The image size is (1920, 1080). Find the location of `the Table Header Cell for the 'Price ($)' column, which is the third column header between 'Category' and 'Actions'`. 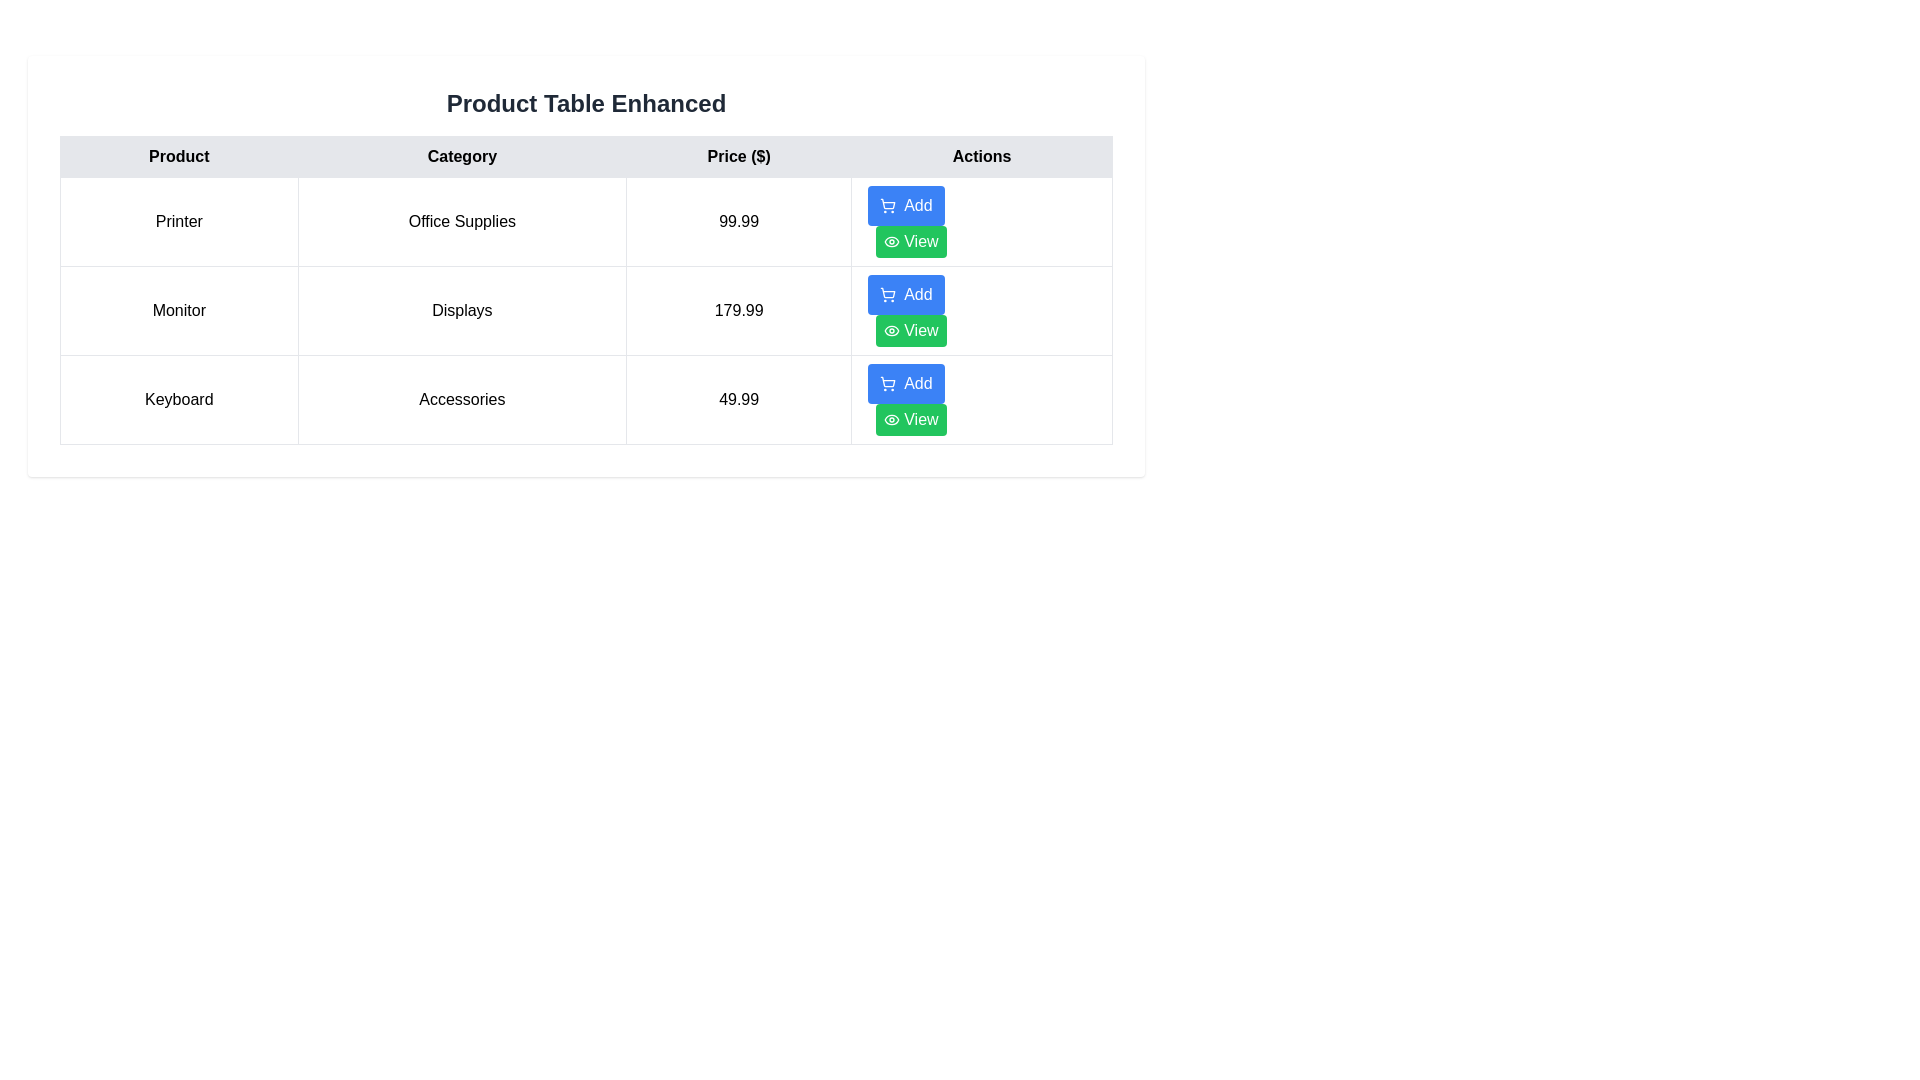

the Table Header Cell for the 'Price ($)' column, which is the third column header between 'Category' and 'Actions' is located at coordinates (738, 156).